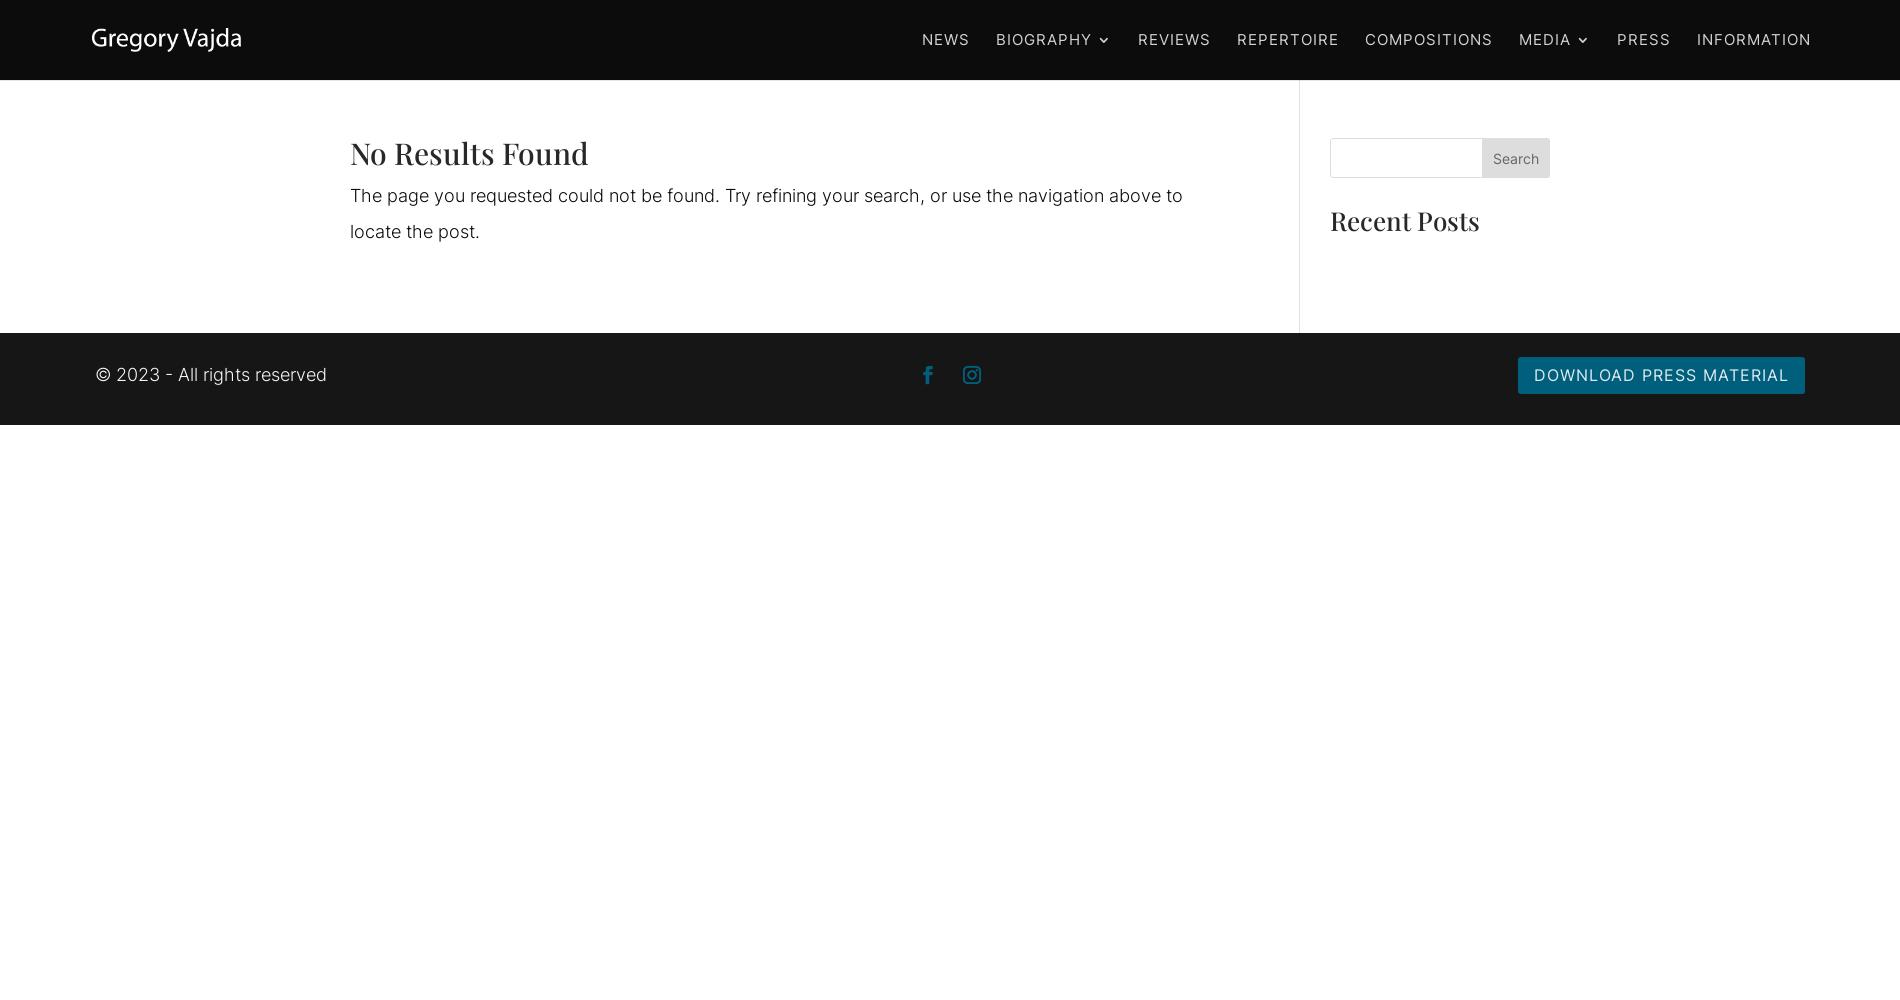 The width and height of the screenshot is (1900, 1000). What do you see at coordinates (1287, 39) in the screenshot?
I see `'Repertoire'` at bounding box center [1287, 39].